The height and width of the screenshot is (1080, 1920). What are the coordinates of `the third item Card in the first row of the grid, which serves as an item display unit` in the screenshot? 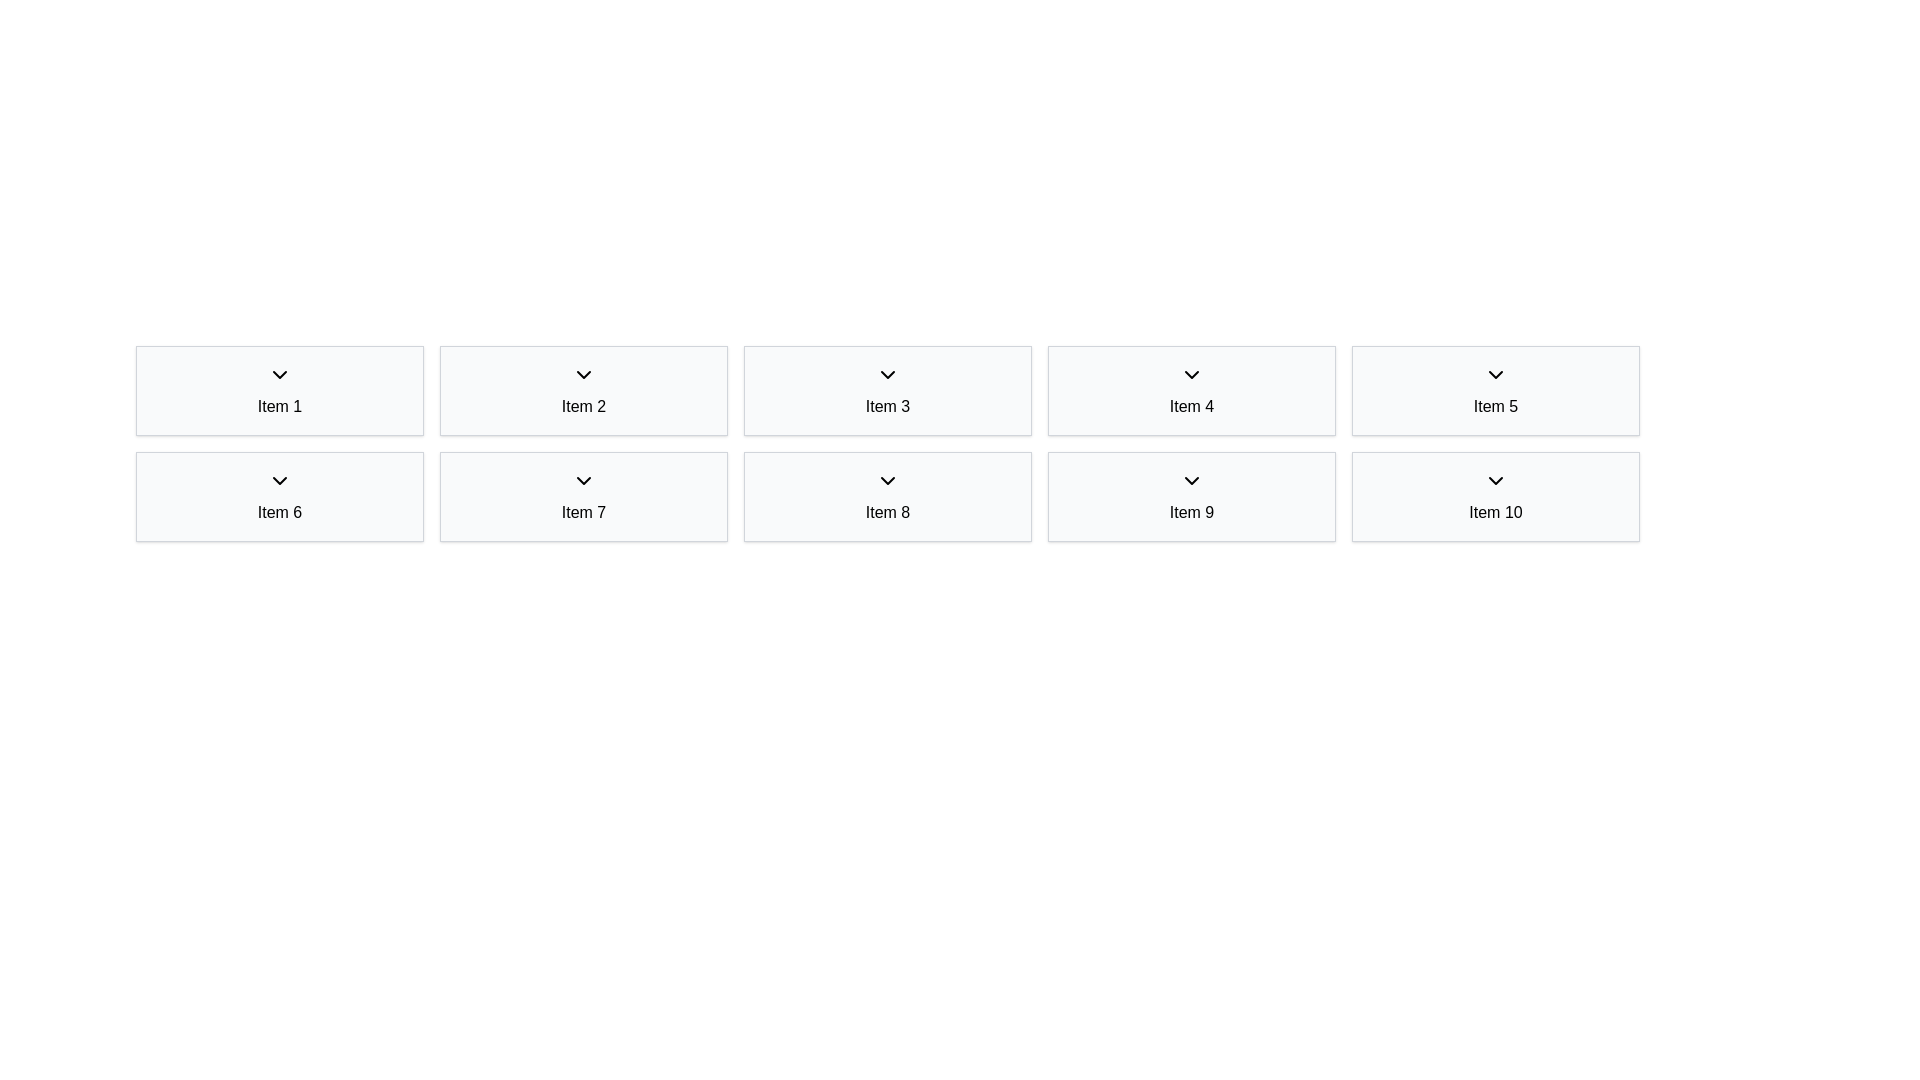 It's located at (887, 390).